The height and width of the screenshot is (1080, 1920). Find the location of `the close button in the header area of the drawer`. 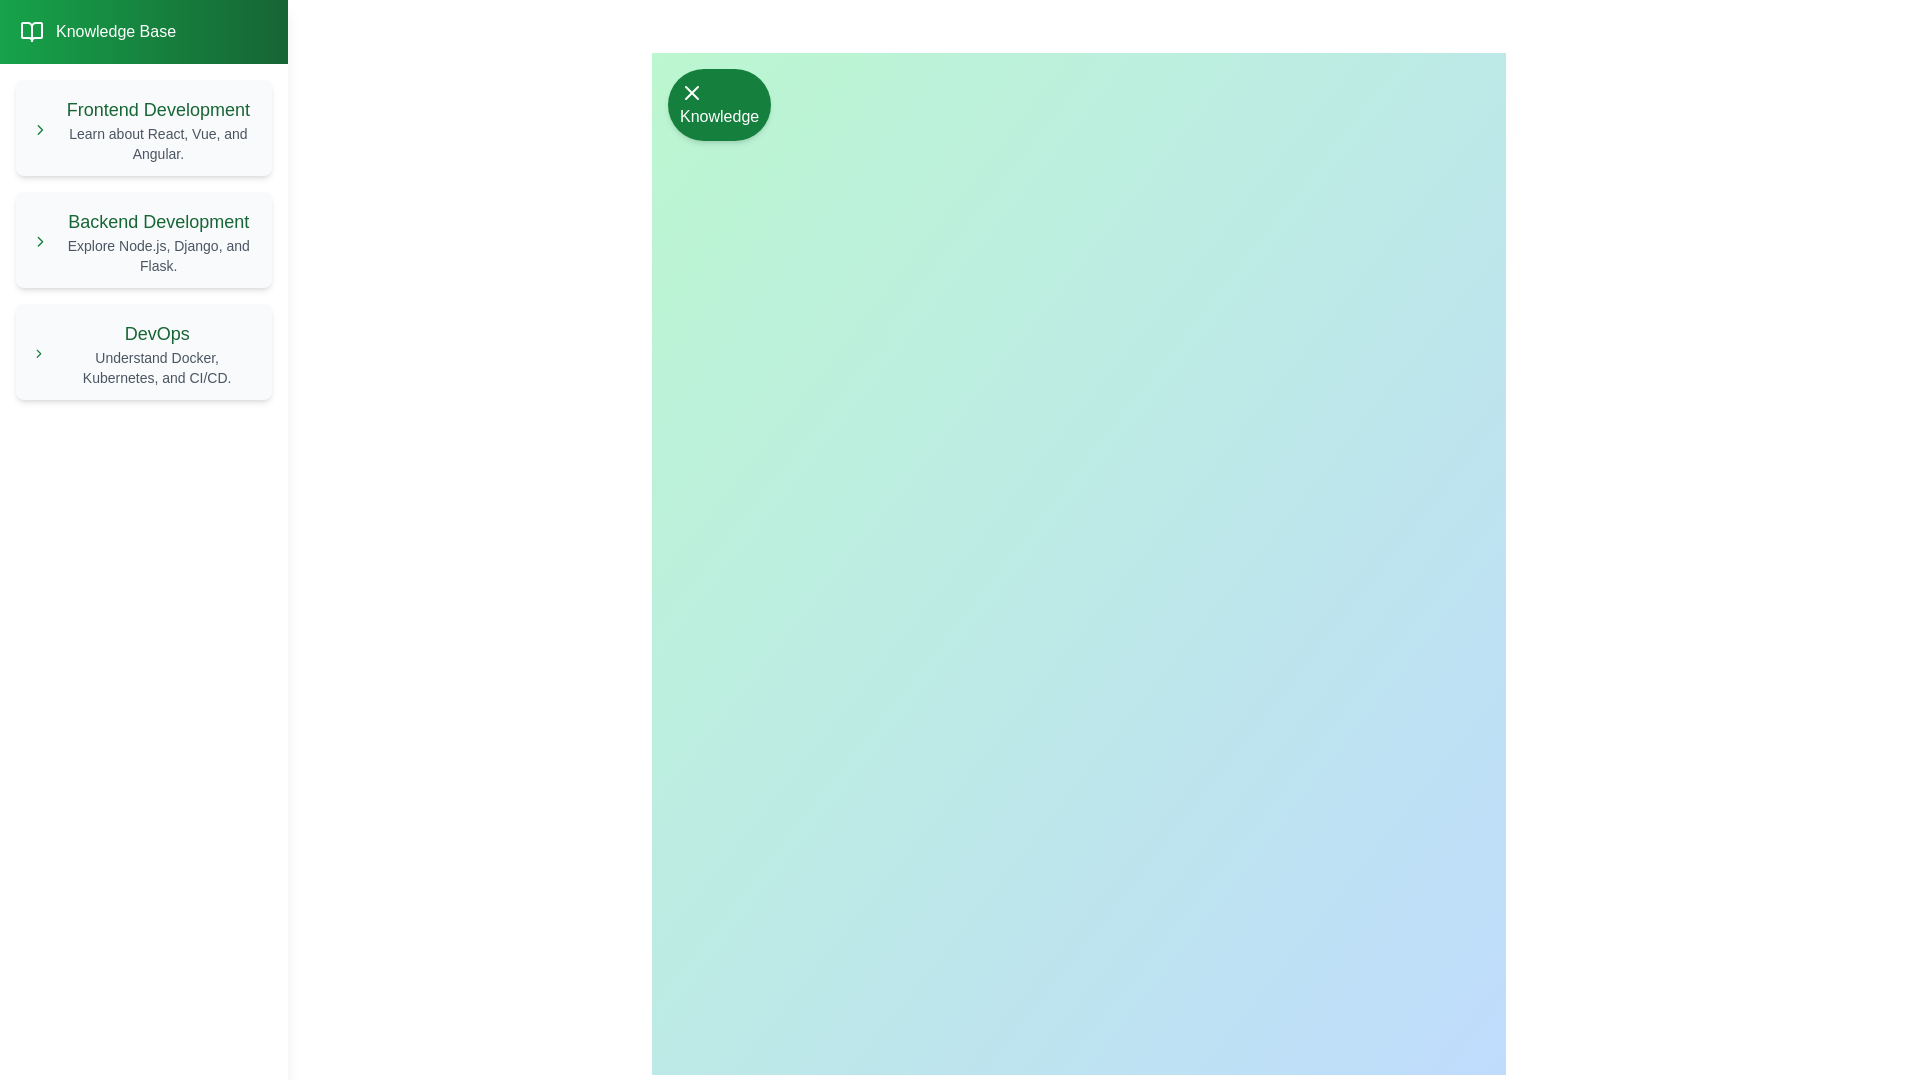

the close button in the header area of the drawer is located at coordinates (691, 92).